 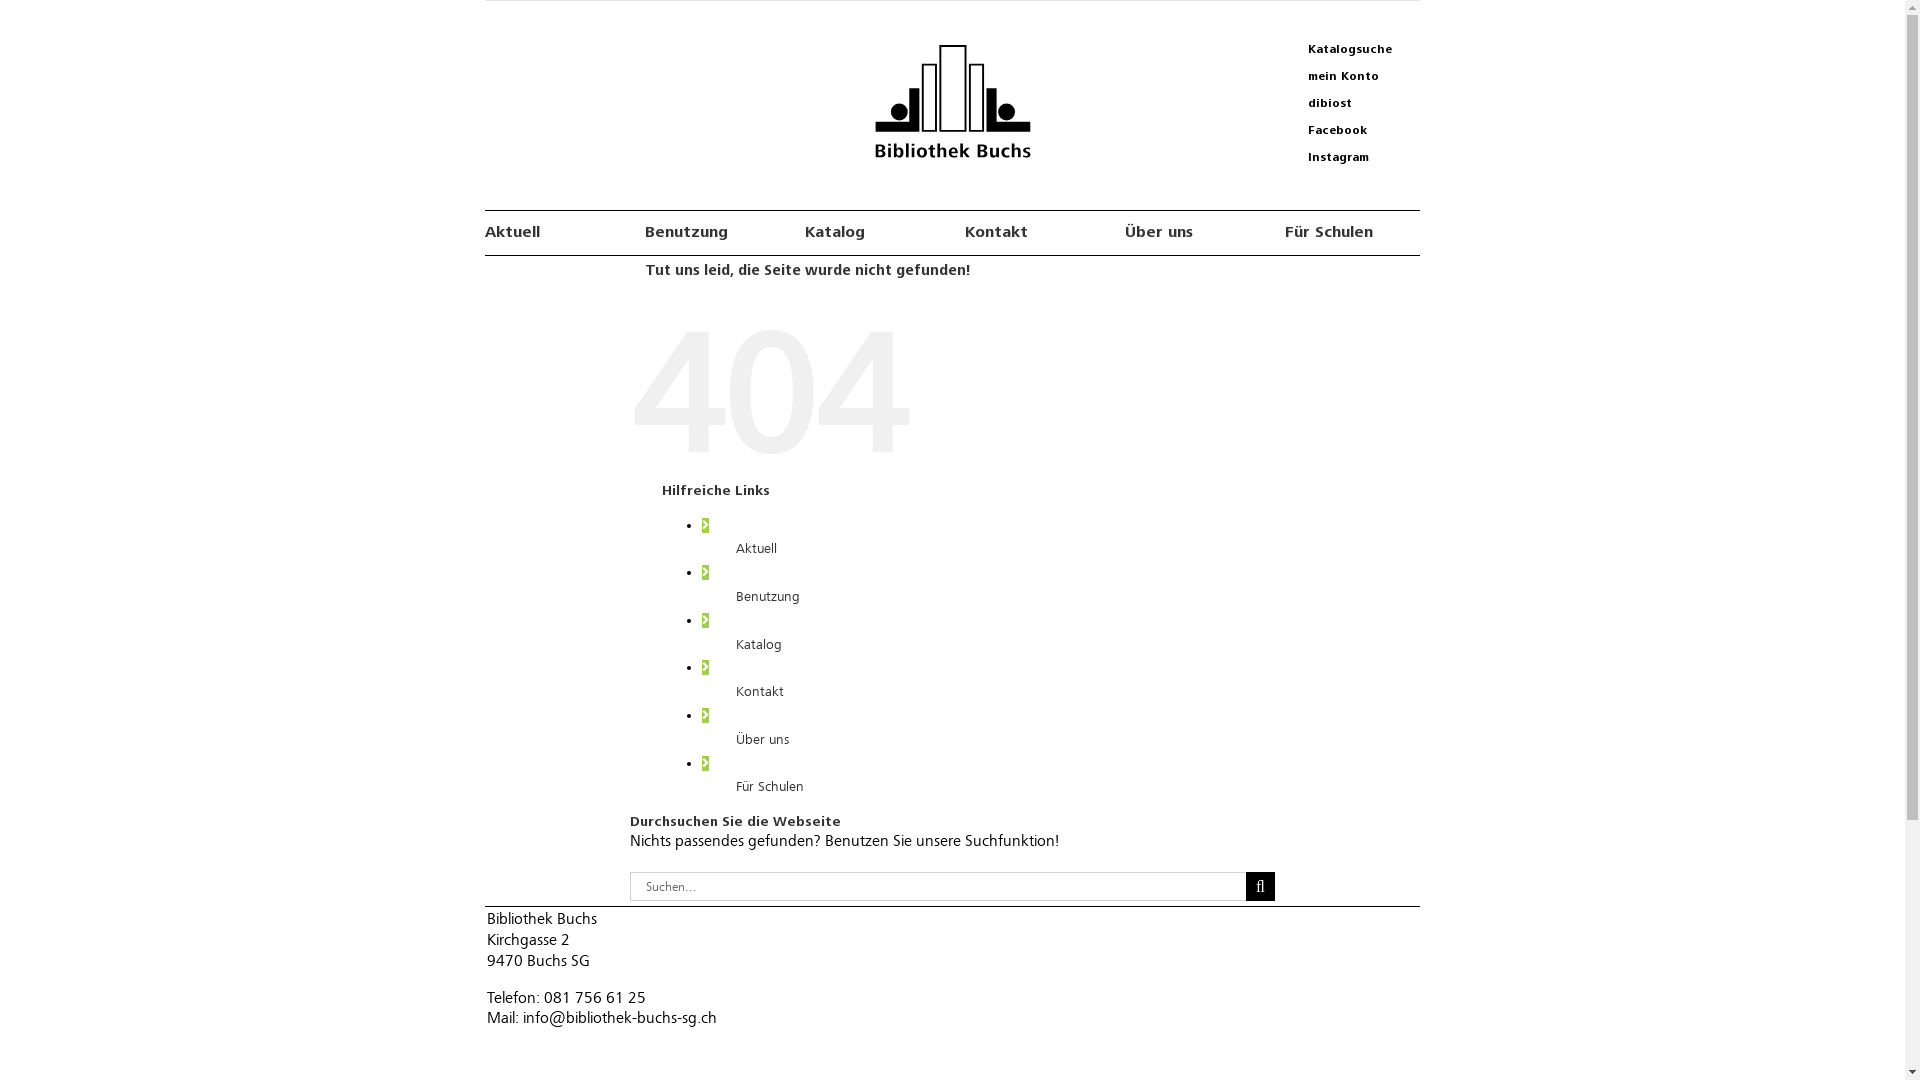 What do you see at coordinates (767, 595) in the screenshot?
I see `'Benutzung'` at bounding box center [767, 595].